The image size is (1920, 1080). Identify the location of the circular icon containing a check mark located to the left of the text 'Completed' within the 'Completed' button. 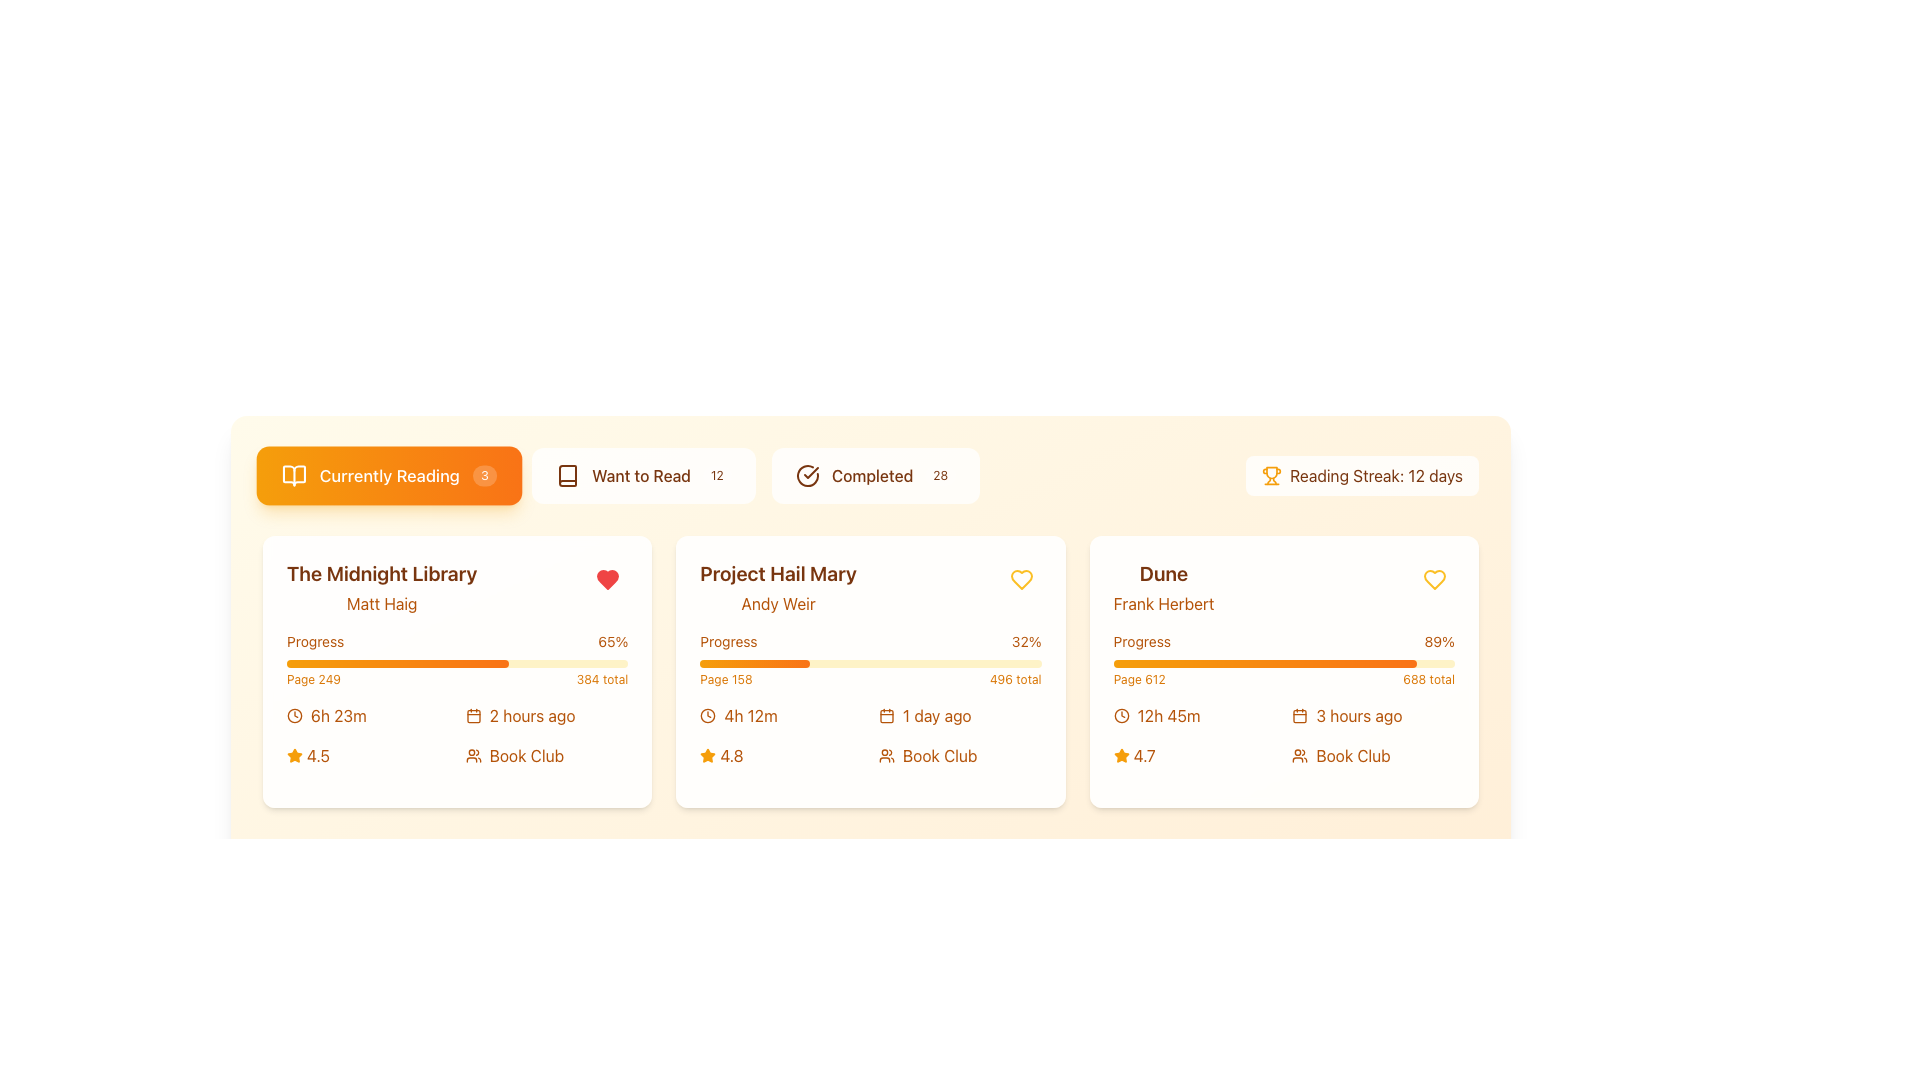
(807, 475).